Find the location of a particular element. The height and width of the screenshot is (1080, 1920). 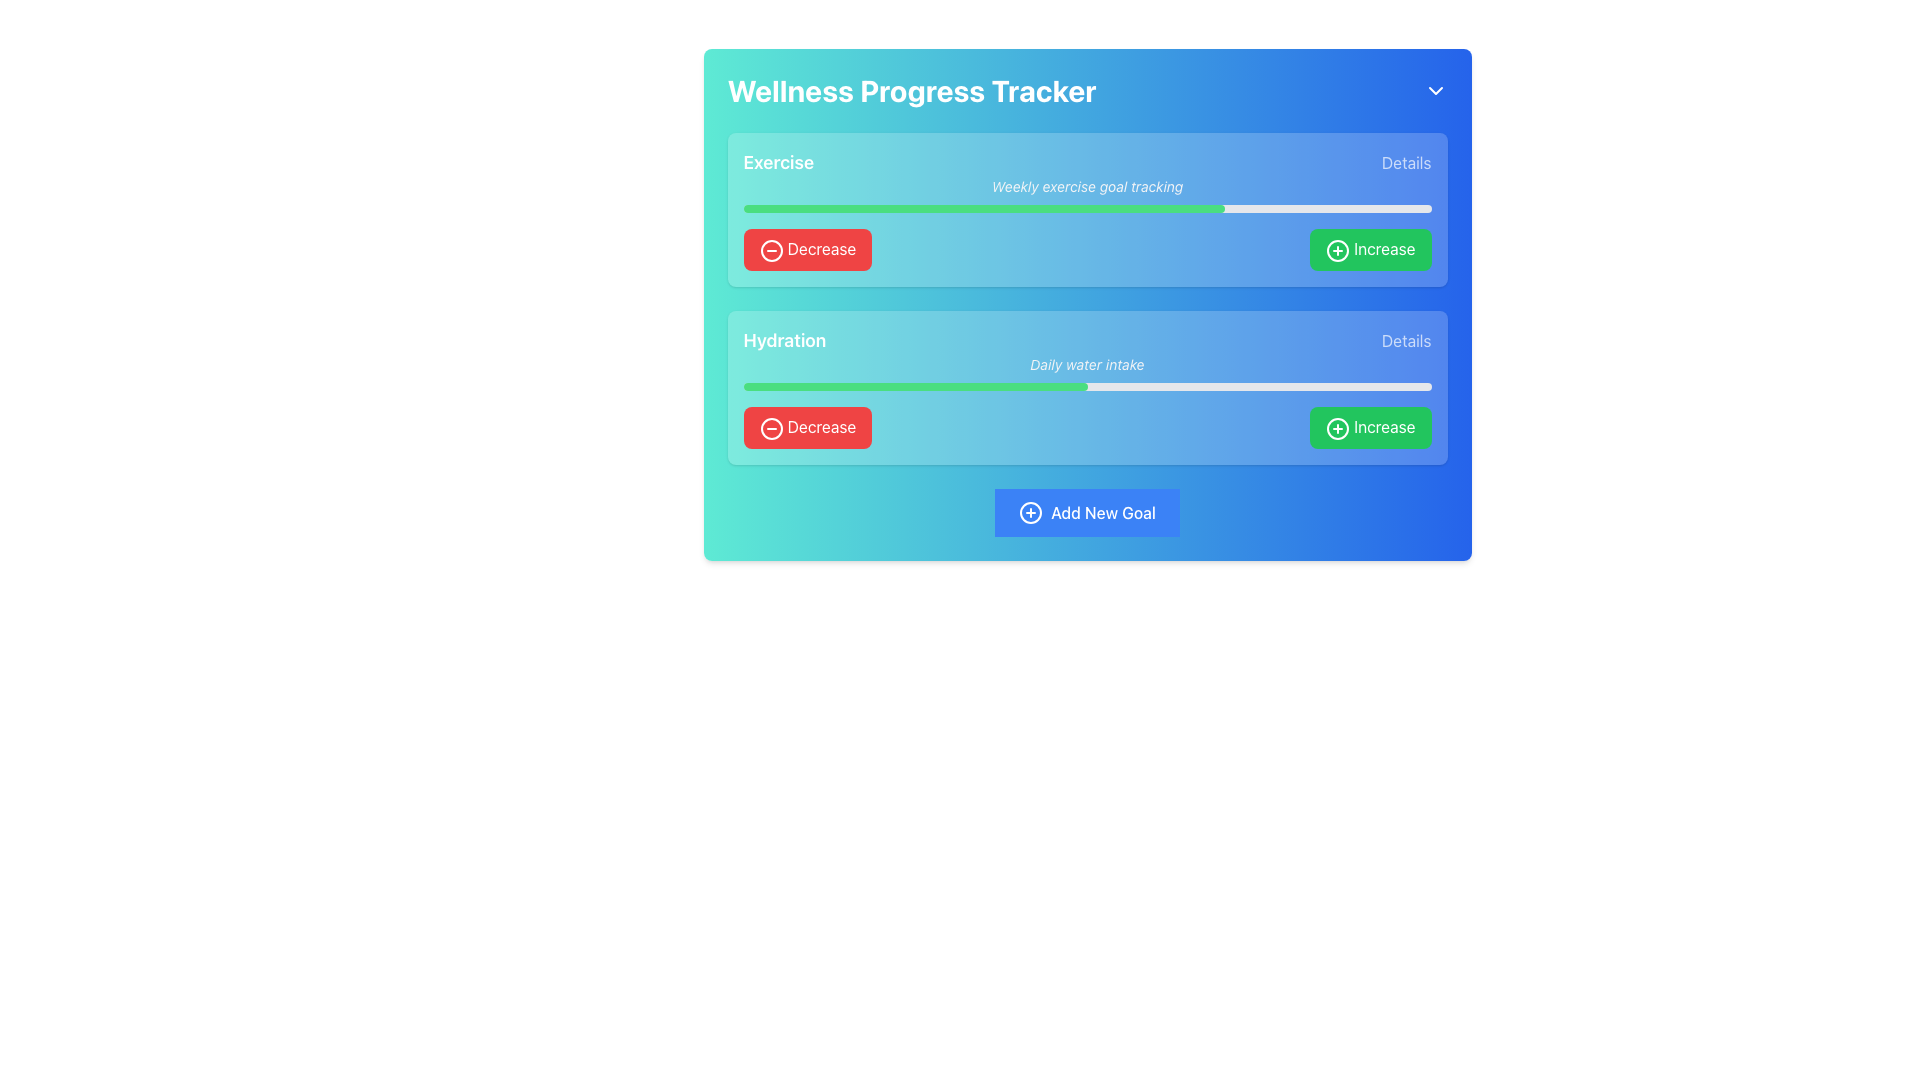

the green progress bar in the 'Exercise' section, which indicates 70% completion of the weekly exercise goal is located at coordinates (984, 208).